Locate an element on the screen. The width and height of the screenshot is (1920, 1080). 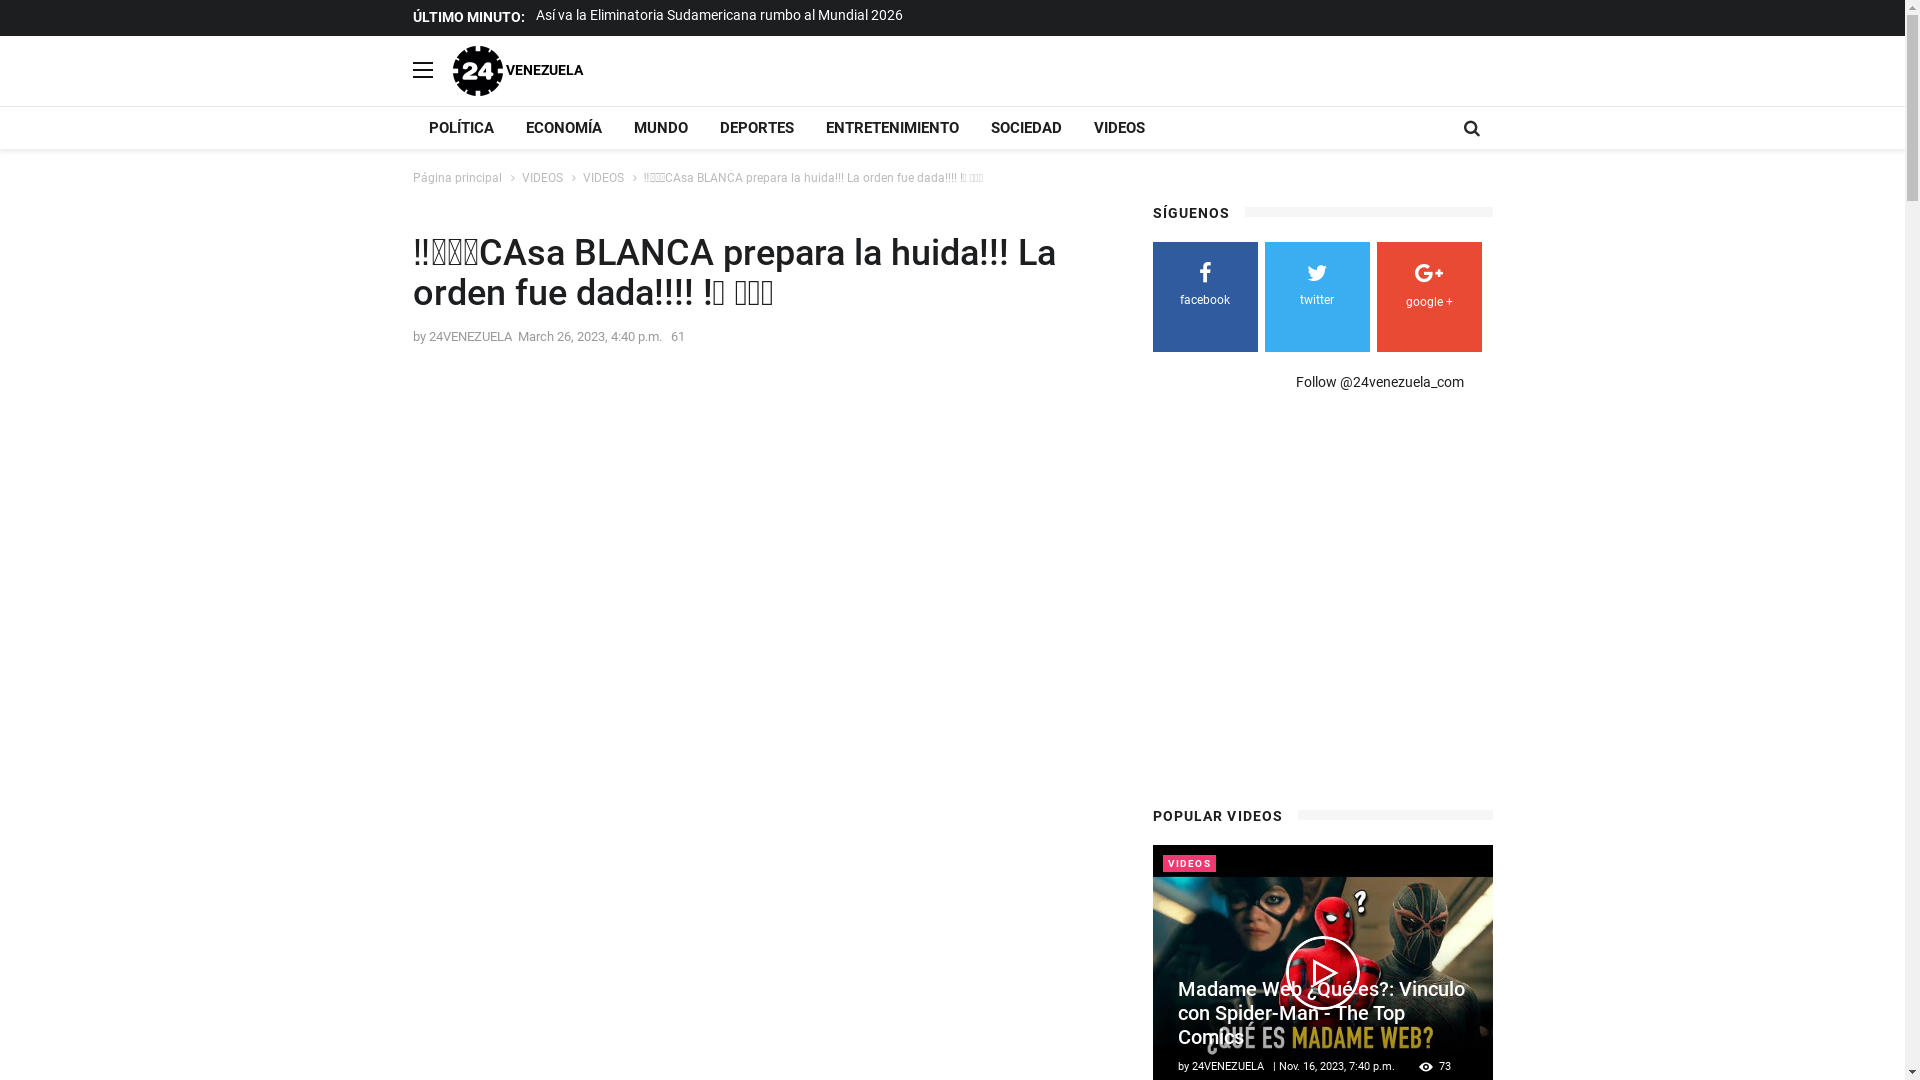
'twitter' is located at coordinates (1316, 288).